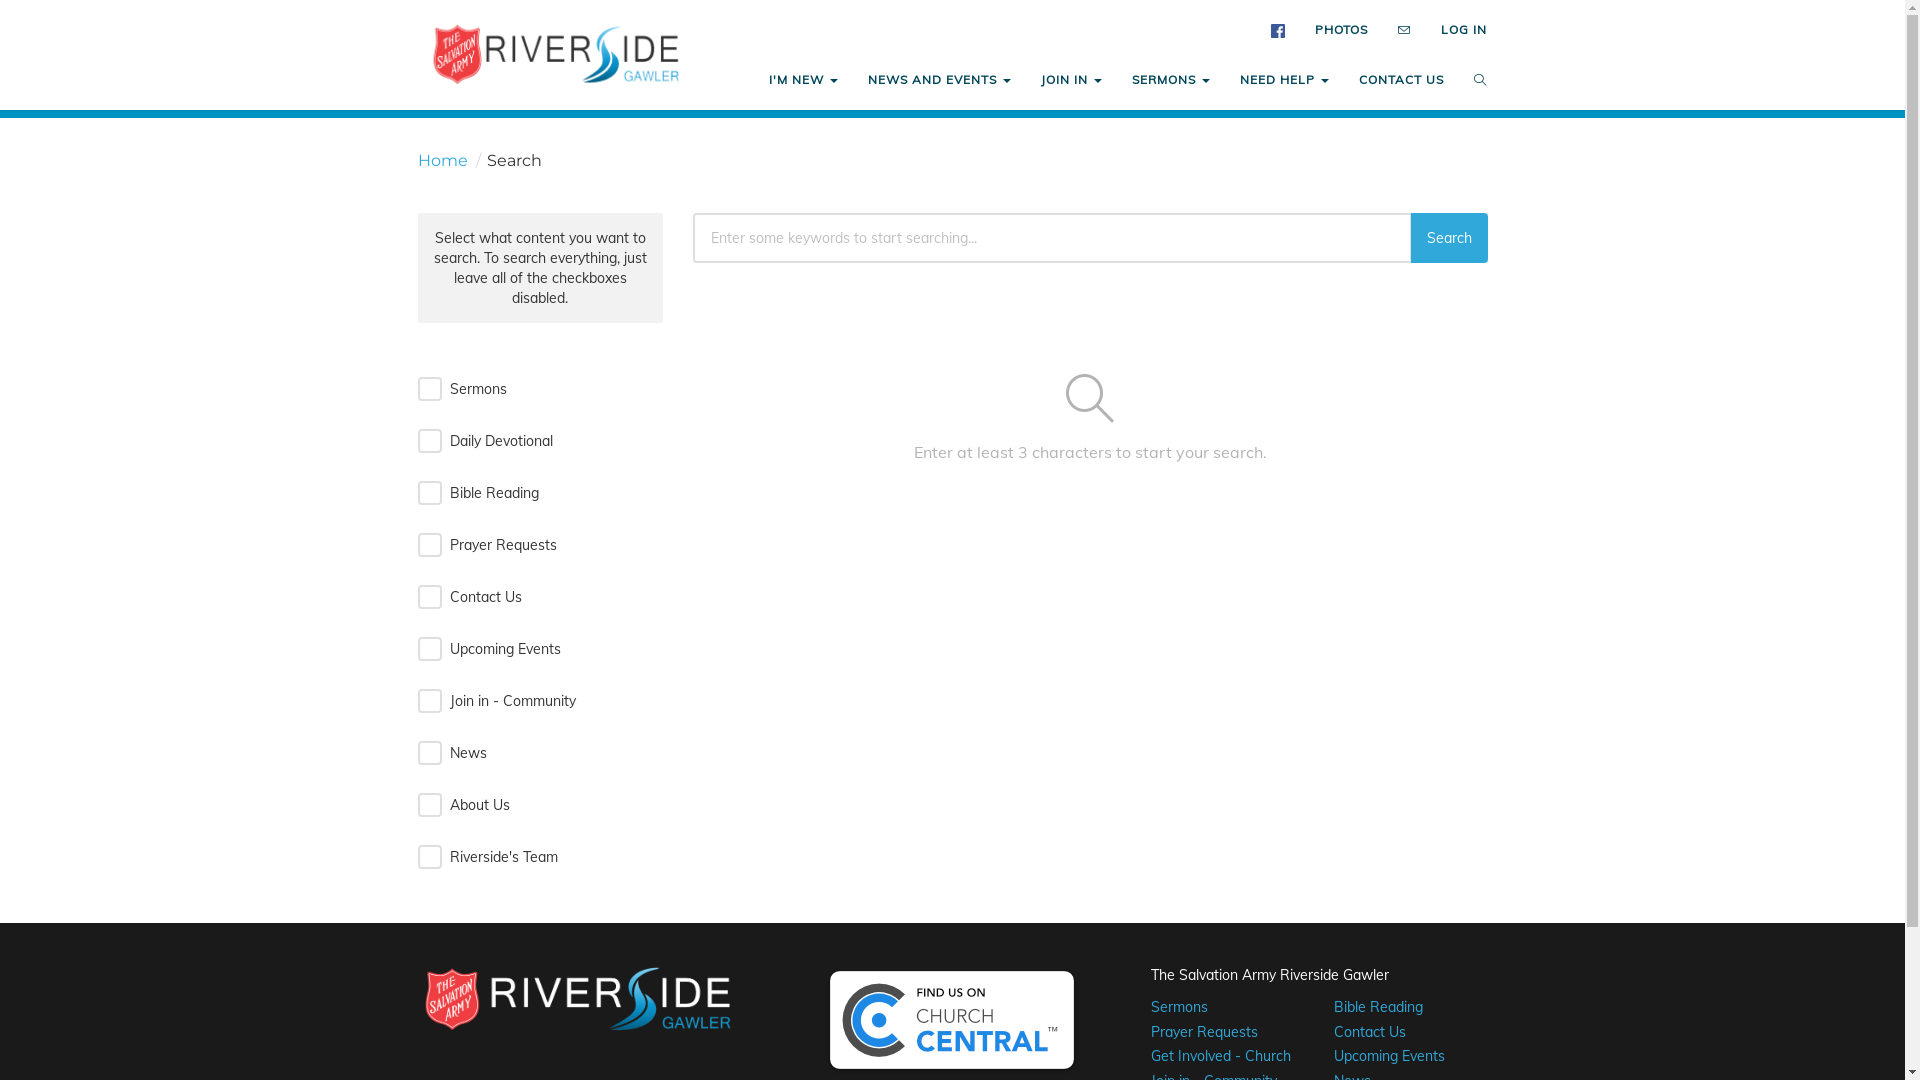 Image resolution: width=1920 pixels, height=1080 pixels. Describe the element at coordinates (1171, 79) in the screenshot. I see `'SERMONS'` at that location.